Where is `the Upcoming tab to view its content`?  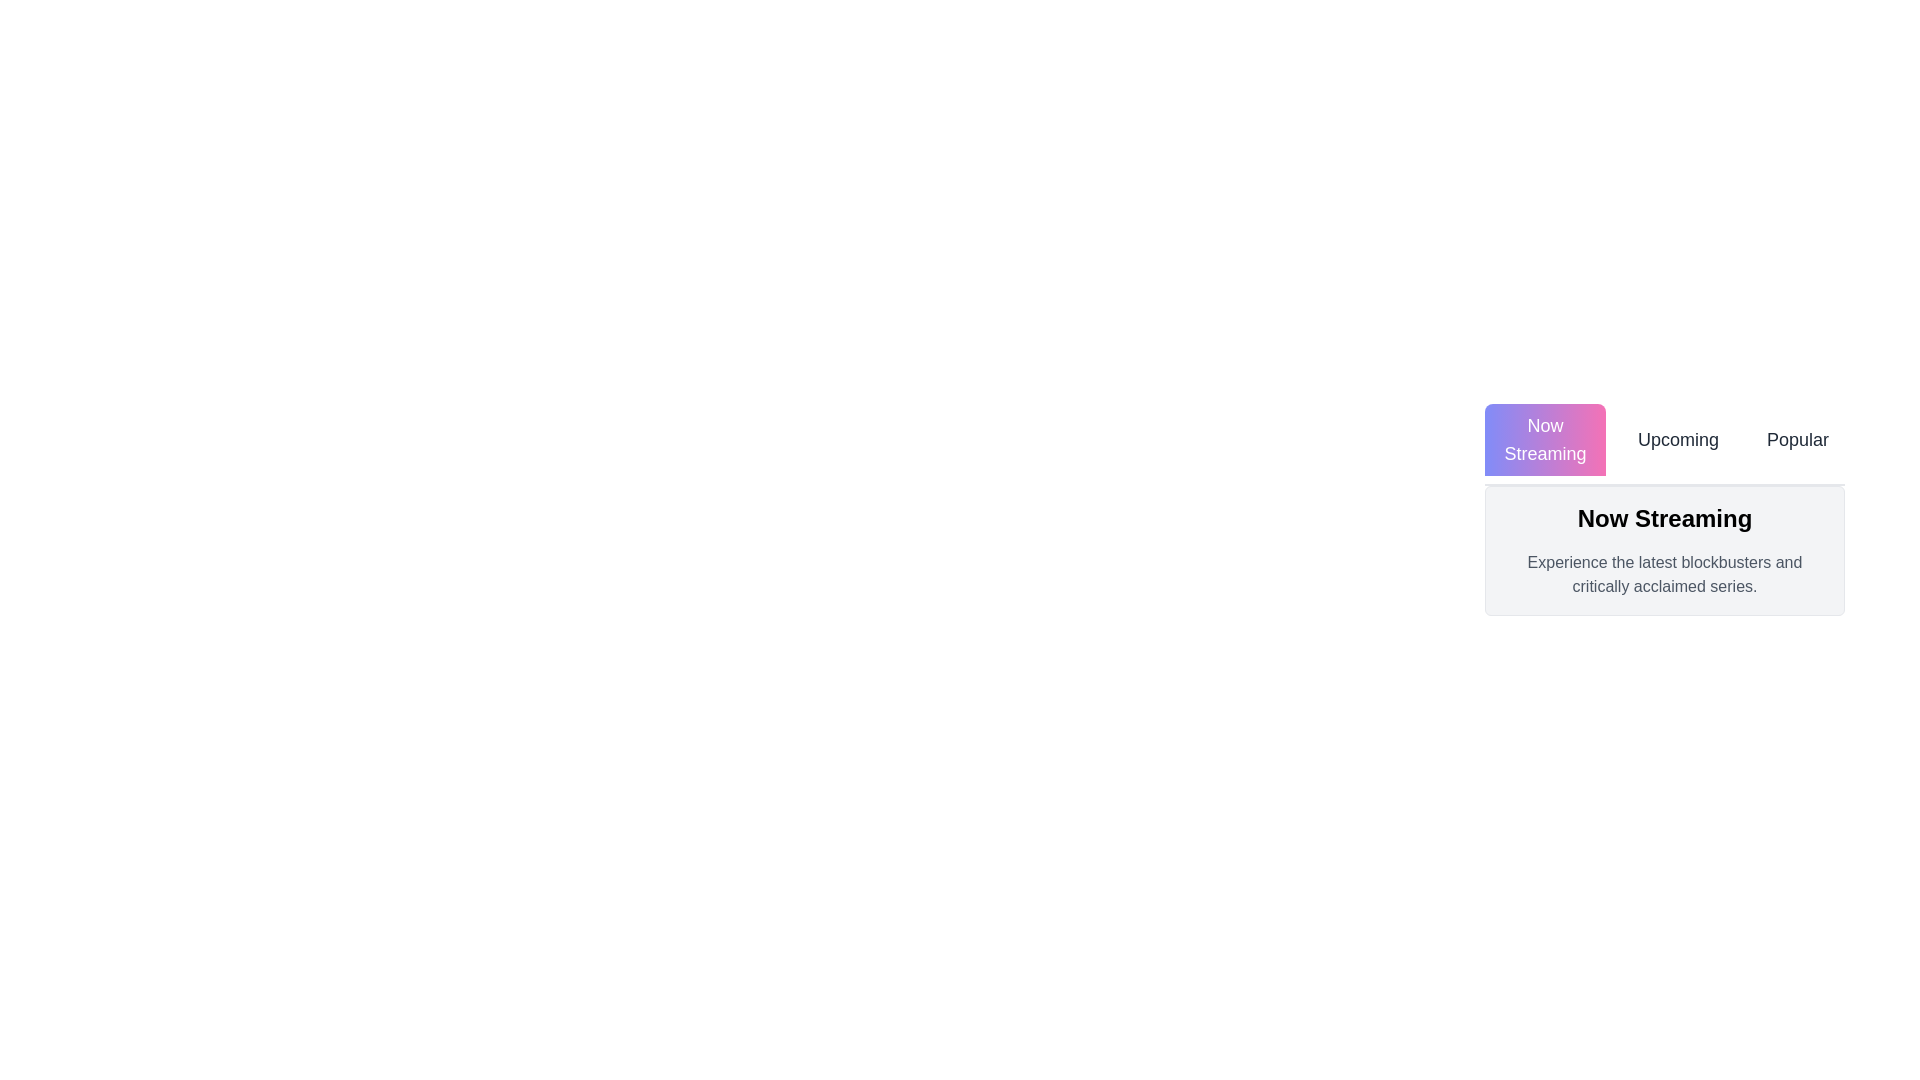
the Upcoming tab to view its content is located at coordinates (1678, 438).